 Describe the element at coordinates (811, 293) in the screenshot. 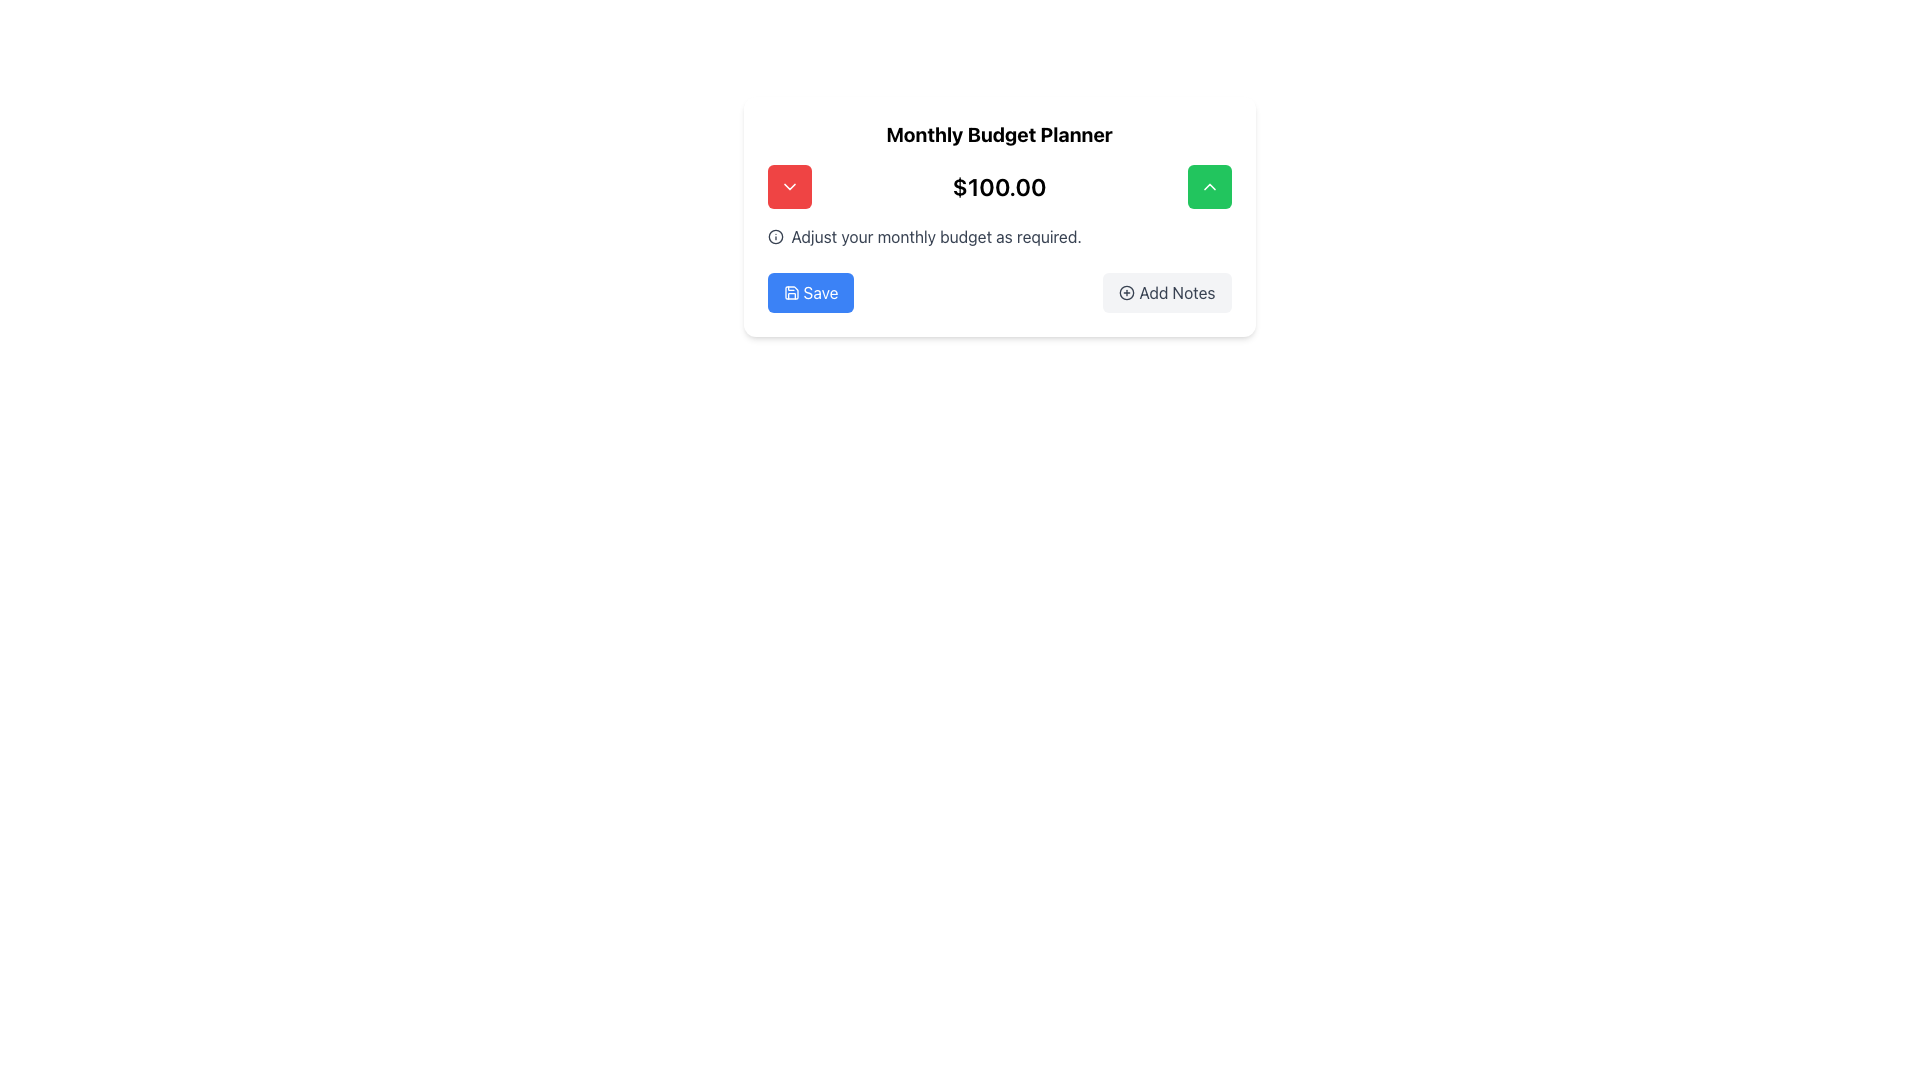

I see `the rectangular 'Save' button with a blue background and white text` at that location.